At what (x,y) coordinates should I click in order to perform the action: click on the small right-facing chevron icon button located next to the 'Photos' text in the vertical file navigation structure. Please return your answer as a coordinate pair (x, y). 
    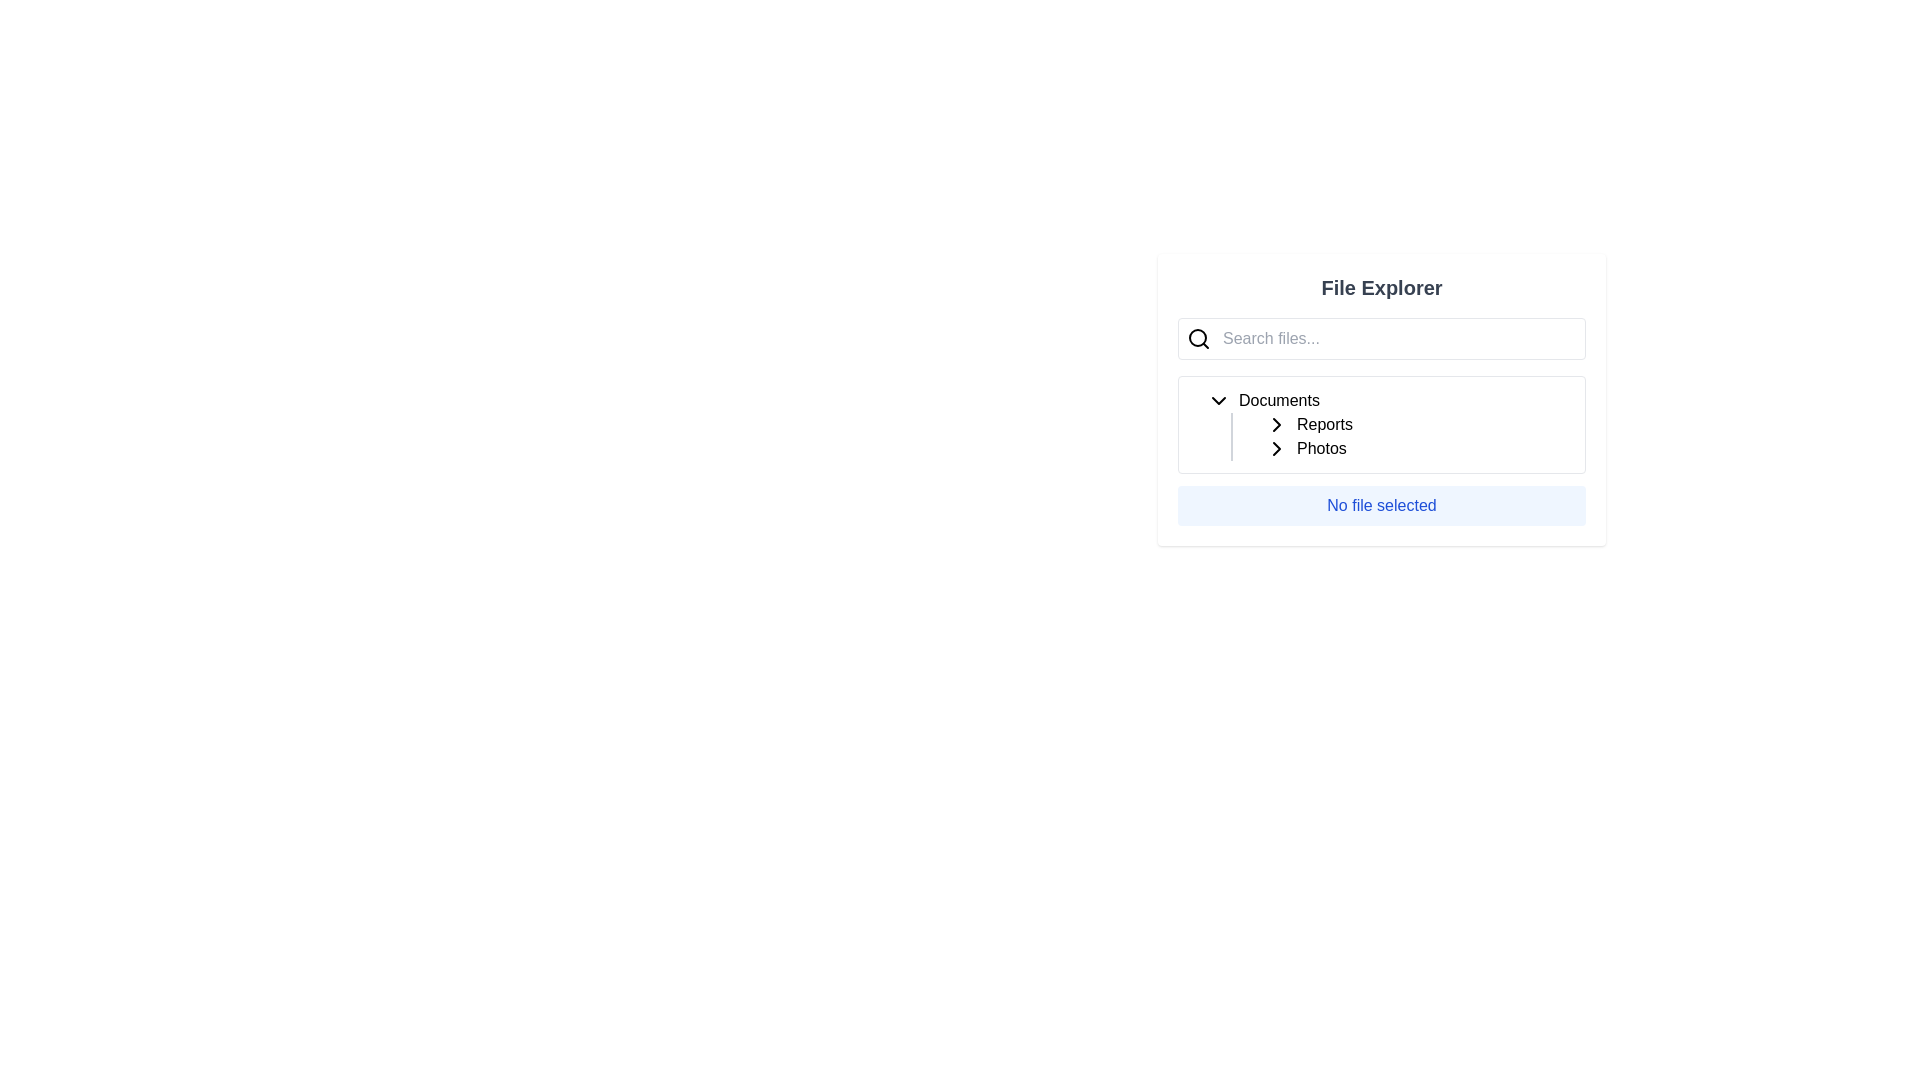
    Looking at the image, I should click on (1275, 447).